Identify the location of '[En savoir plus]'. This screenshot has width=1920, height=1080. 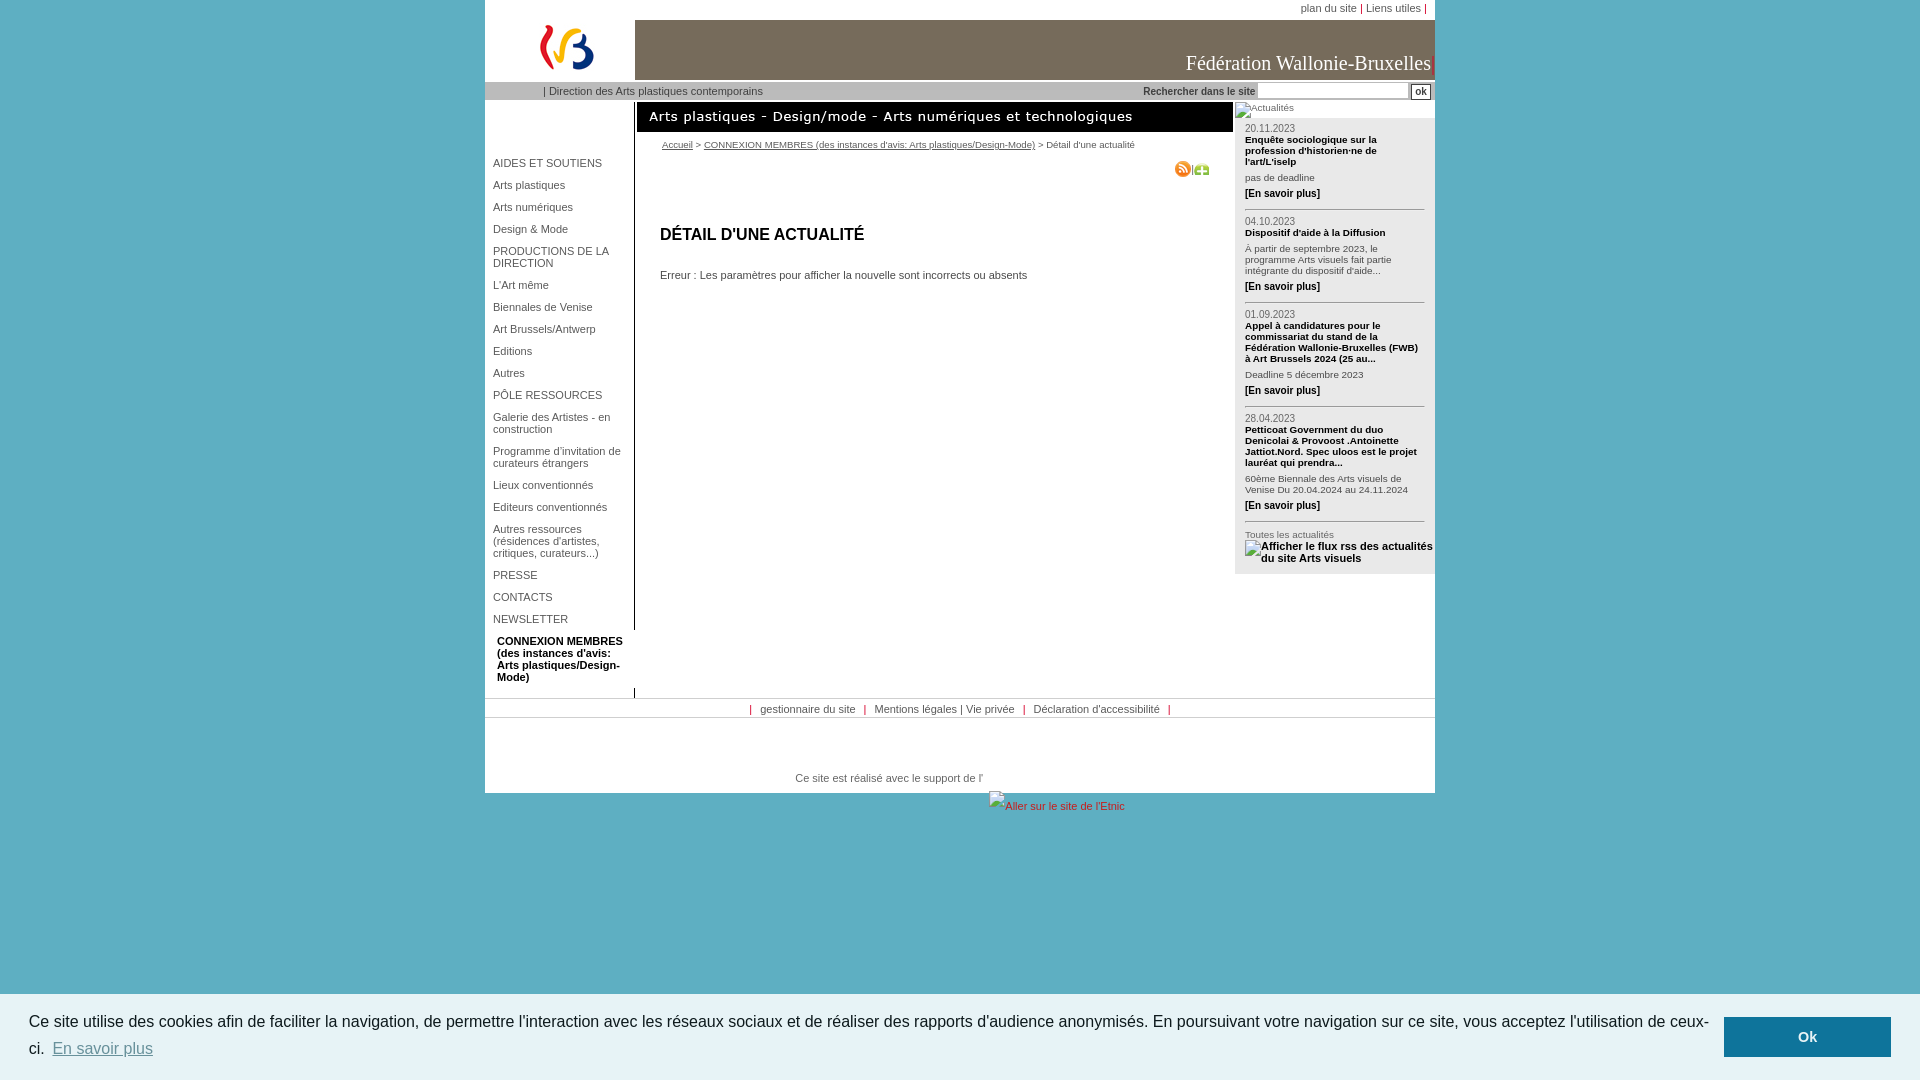
(1282, 504).